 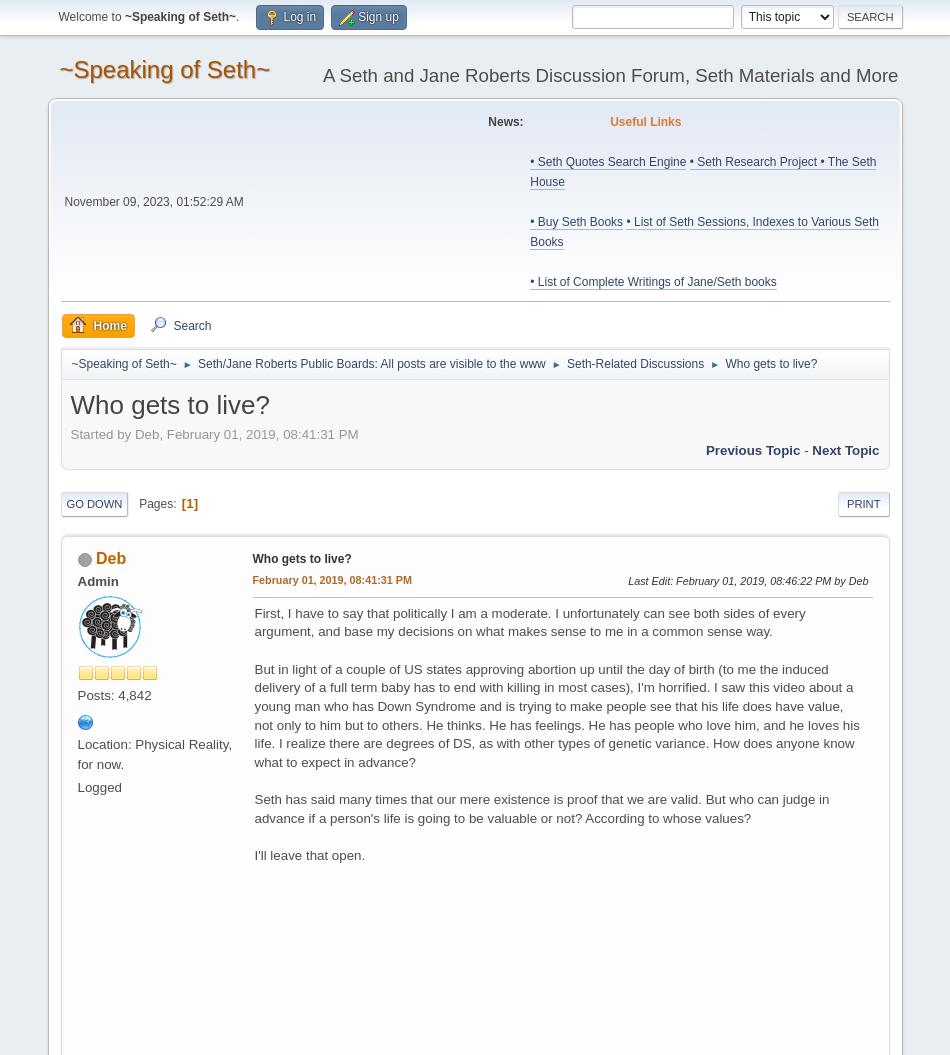 I want to click on '-', so click(x=804, y=449).